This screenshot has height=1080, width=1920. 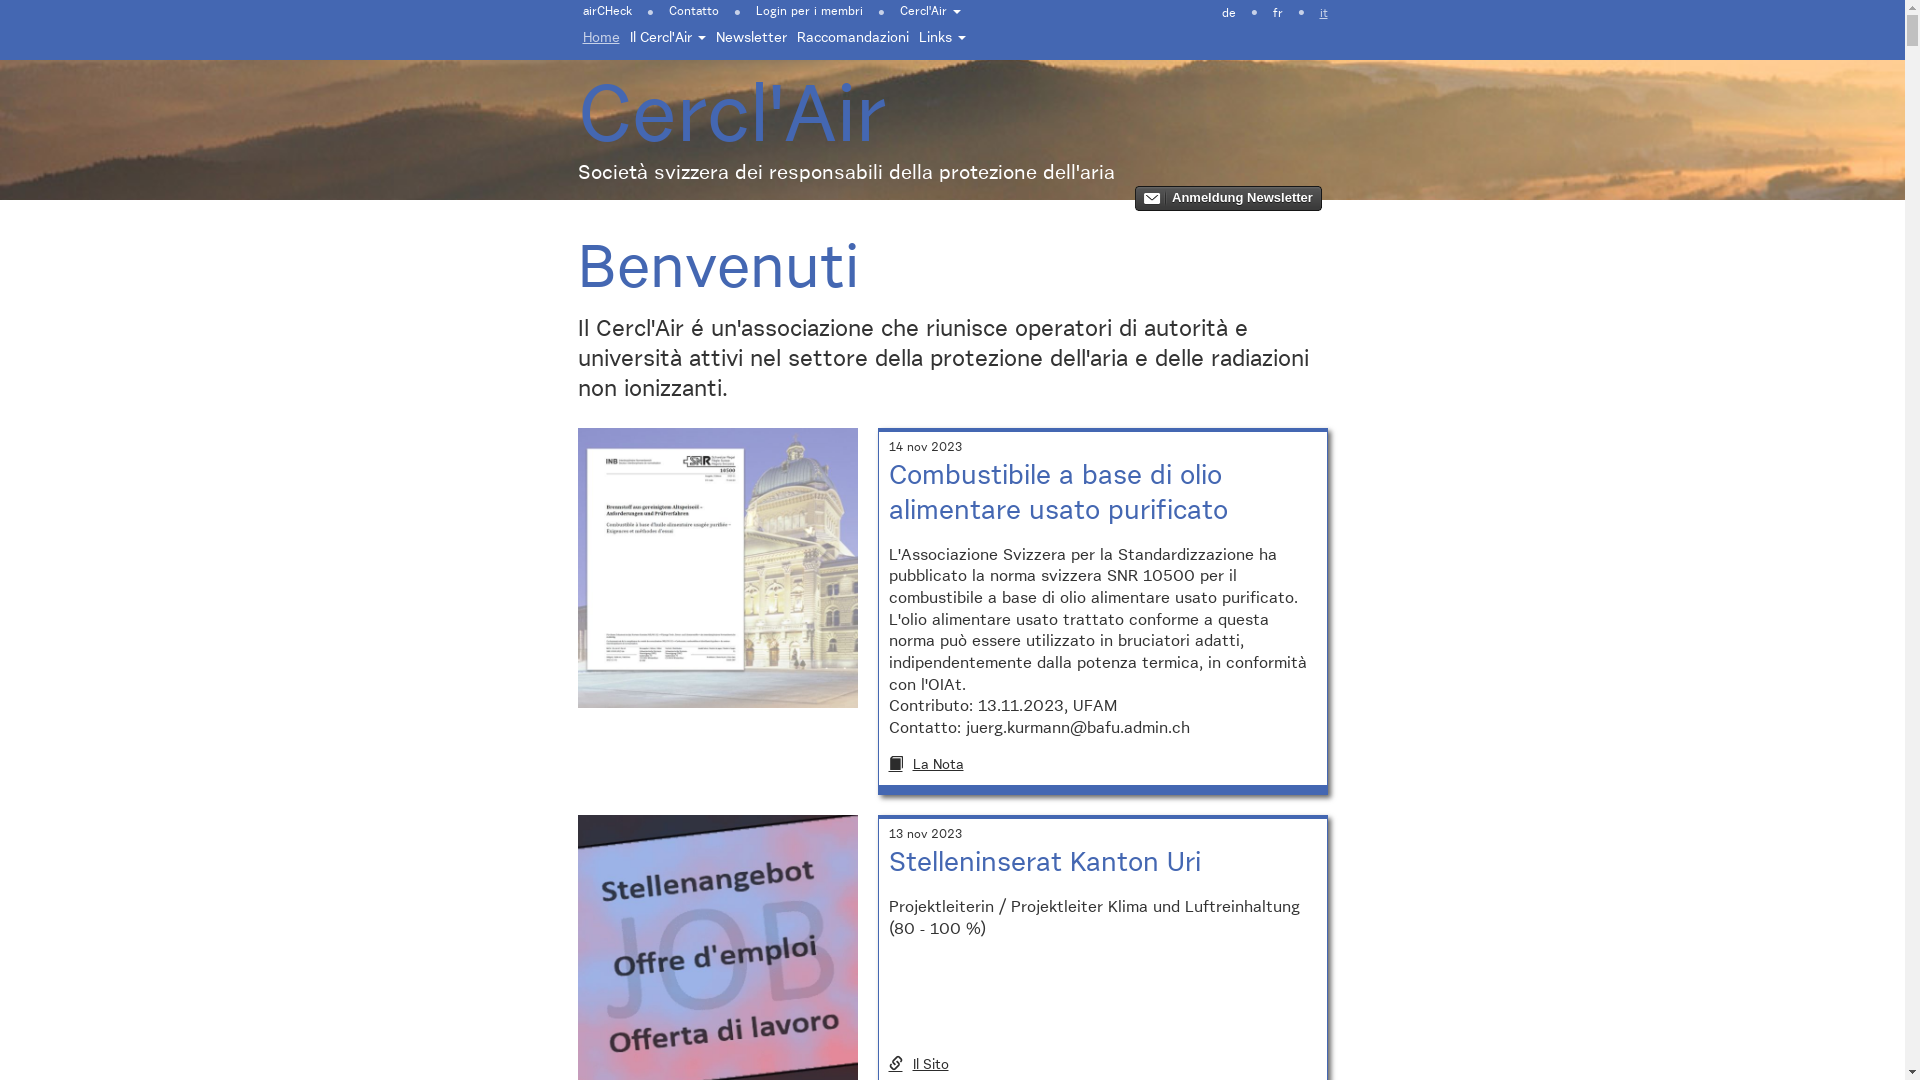 What do you see at coordinates (1276, 12) in the screenshot?
I see `'fr'` at bounding box center [1276, 12].